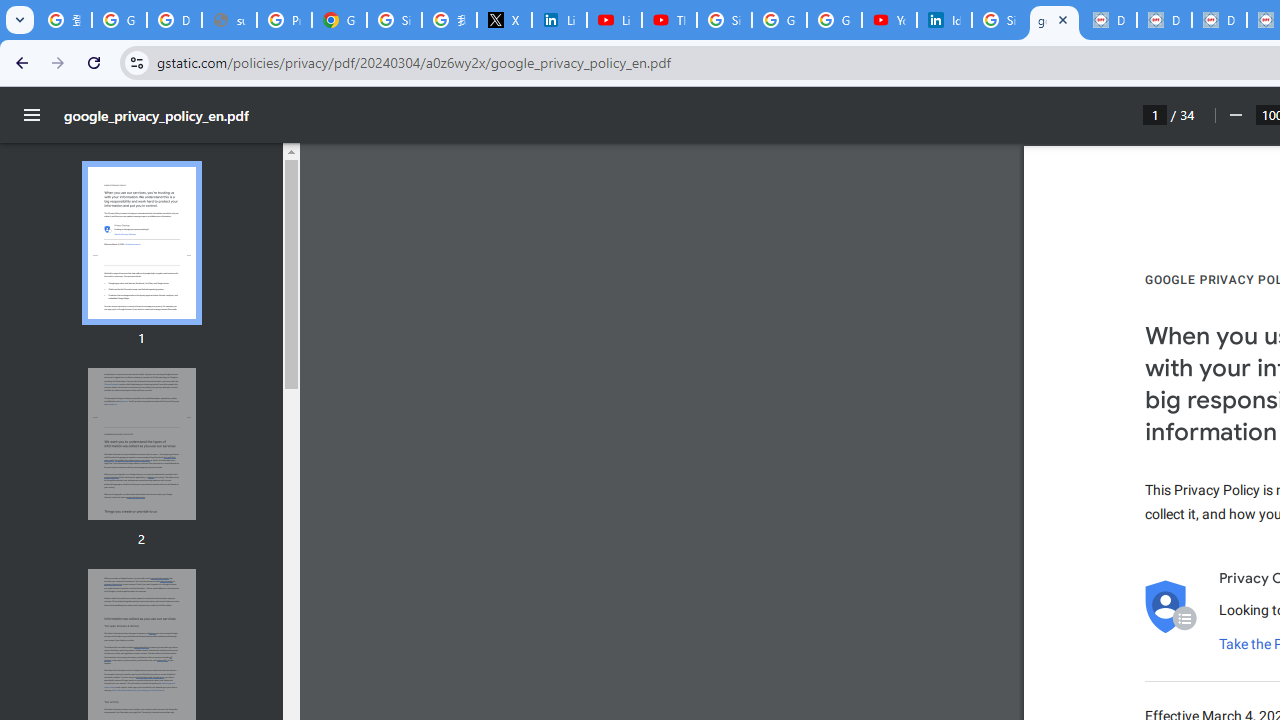 This screenshot has height=720, width=1280. I want to click on 'Thumbnail for page 2', so click(140, 443).